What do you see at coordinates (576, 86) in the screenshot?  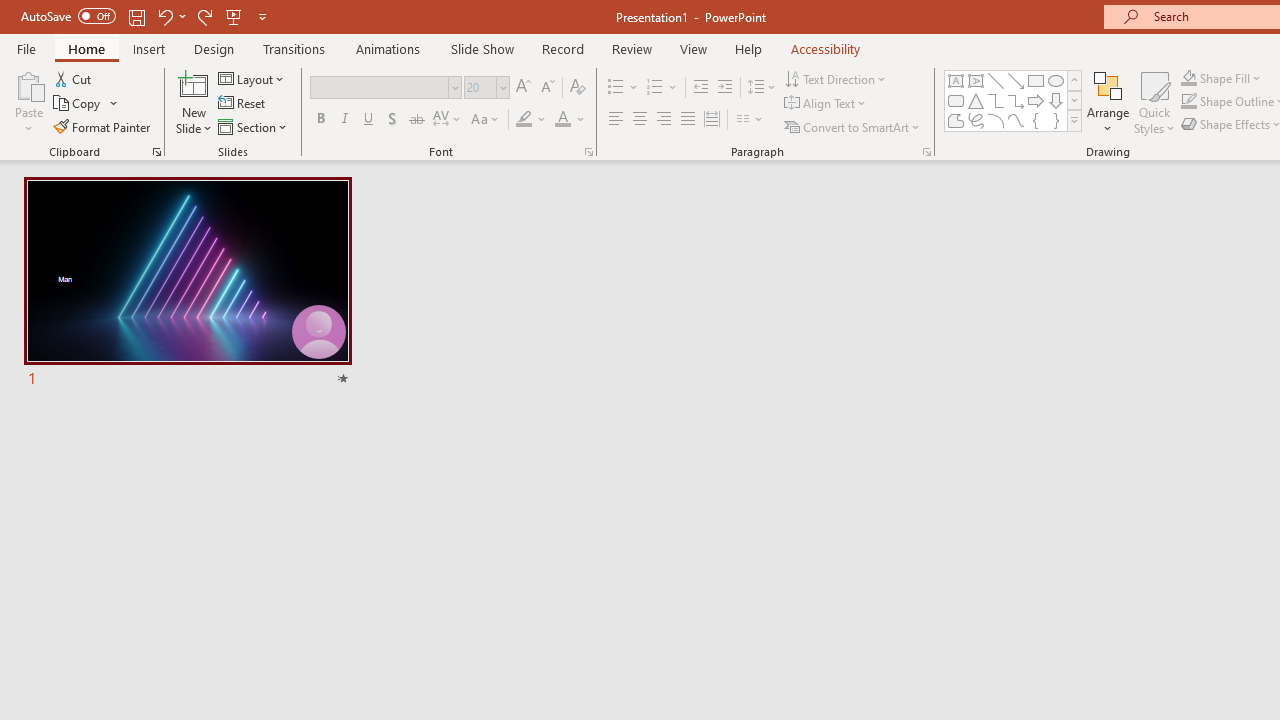 I see `'Clear Formatting'` at bounding box center [576, 86].